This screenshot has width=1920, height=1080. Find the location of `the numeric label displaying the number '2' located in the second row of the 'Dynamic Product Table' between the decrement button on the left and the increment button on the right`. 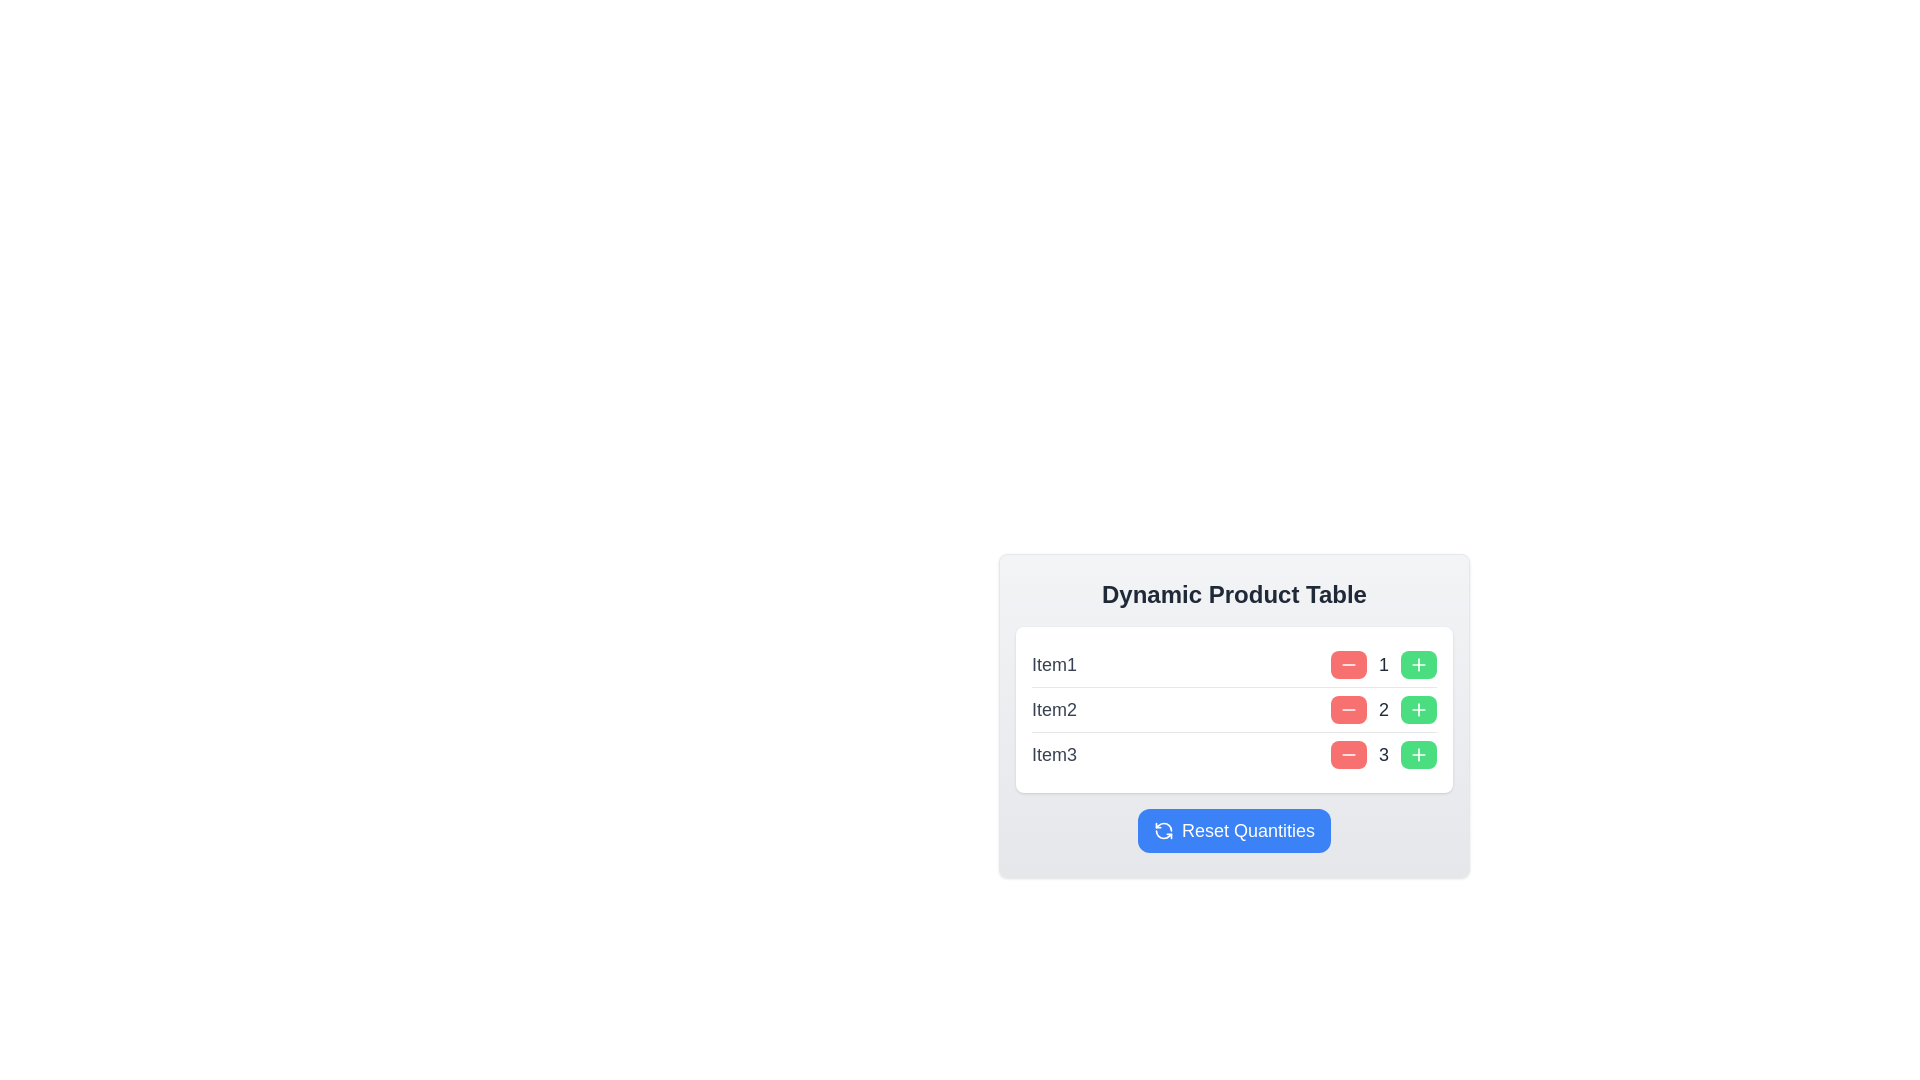

the numeric label displaying the number '2' located in the second row of the 'Dynamic Product Table' between the decrement button on the left and the increment button on the right is located at coordinates (1382, 708).